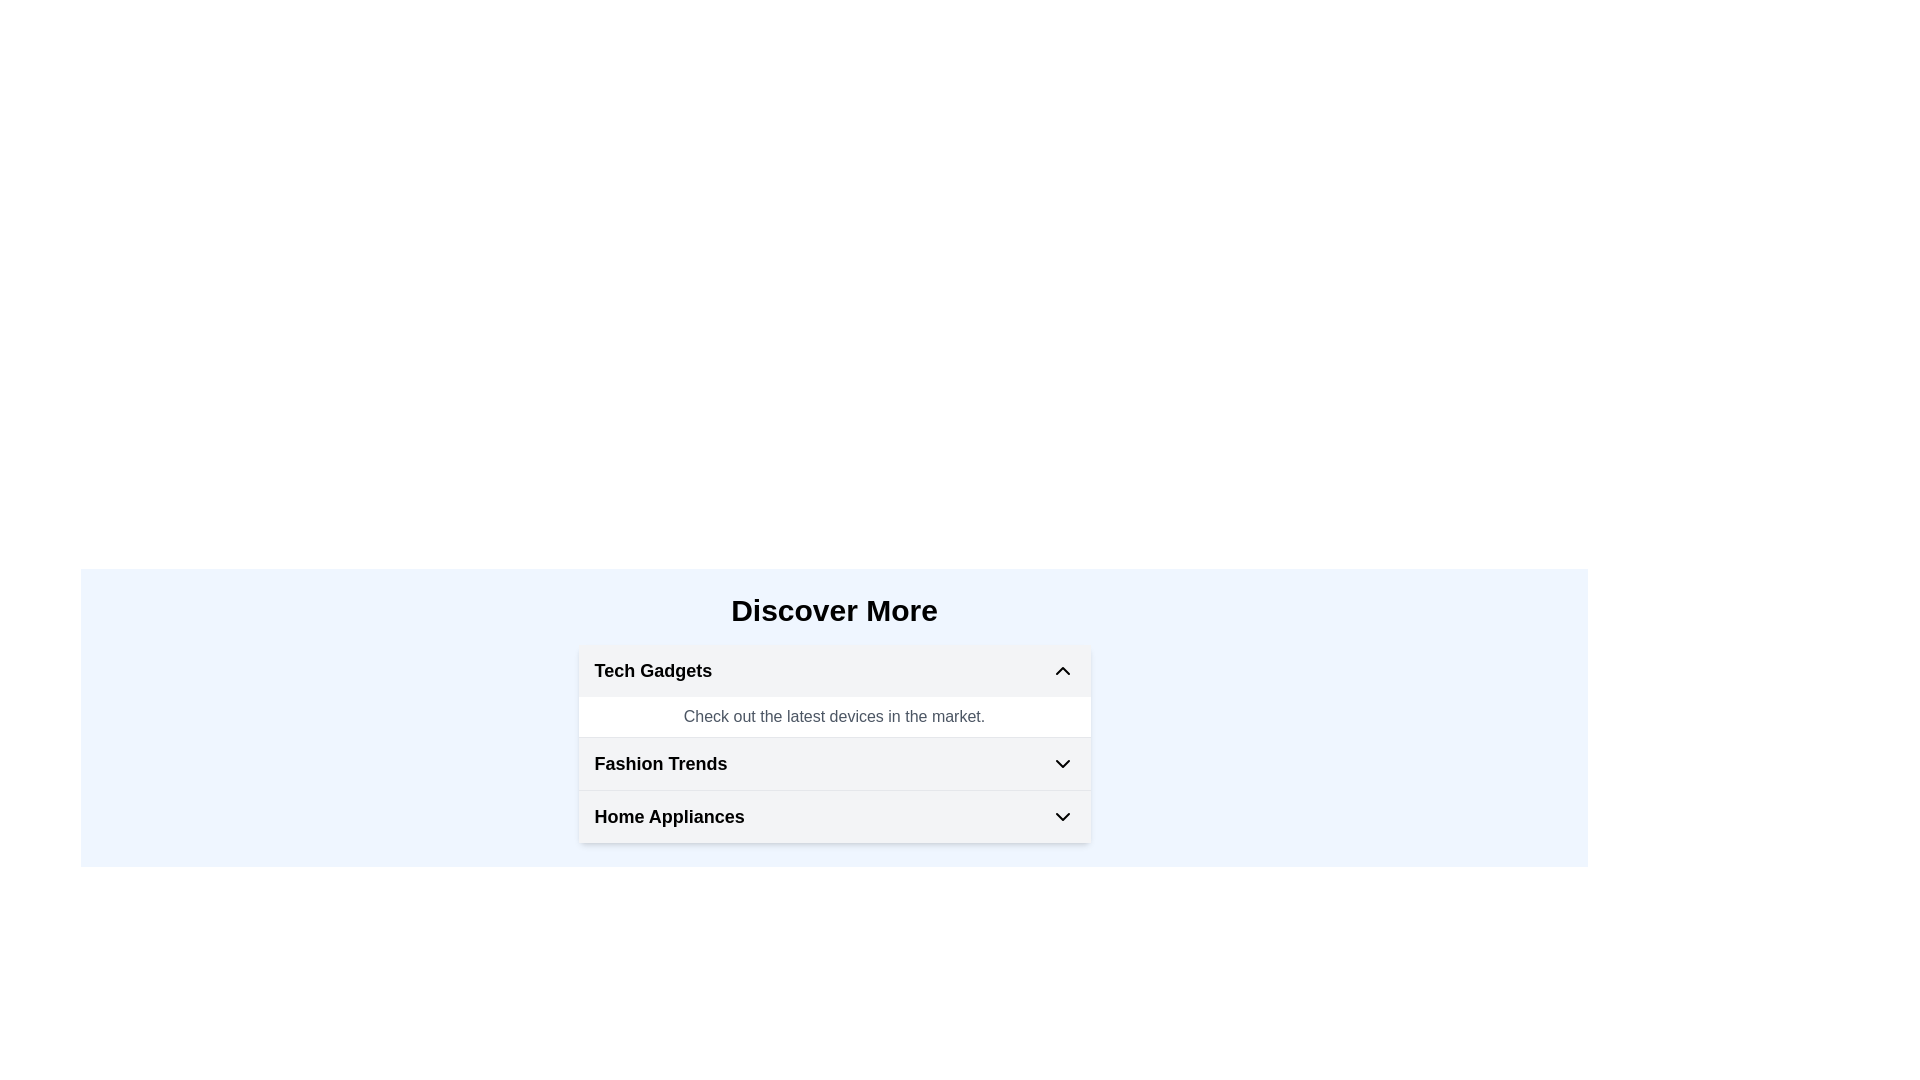 The height and width of the screenshot is (1080, 1920). I want to click on the text label displaying 'Fashion Trends', which is a bold heading located in the horizontal bar below 'Tech Gadgets' and above 'Home Appliances', so click(661, 763).